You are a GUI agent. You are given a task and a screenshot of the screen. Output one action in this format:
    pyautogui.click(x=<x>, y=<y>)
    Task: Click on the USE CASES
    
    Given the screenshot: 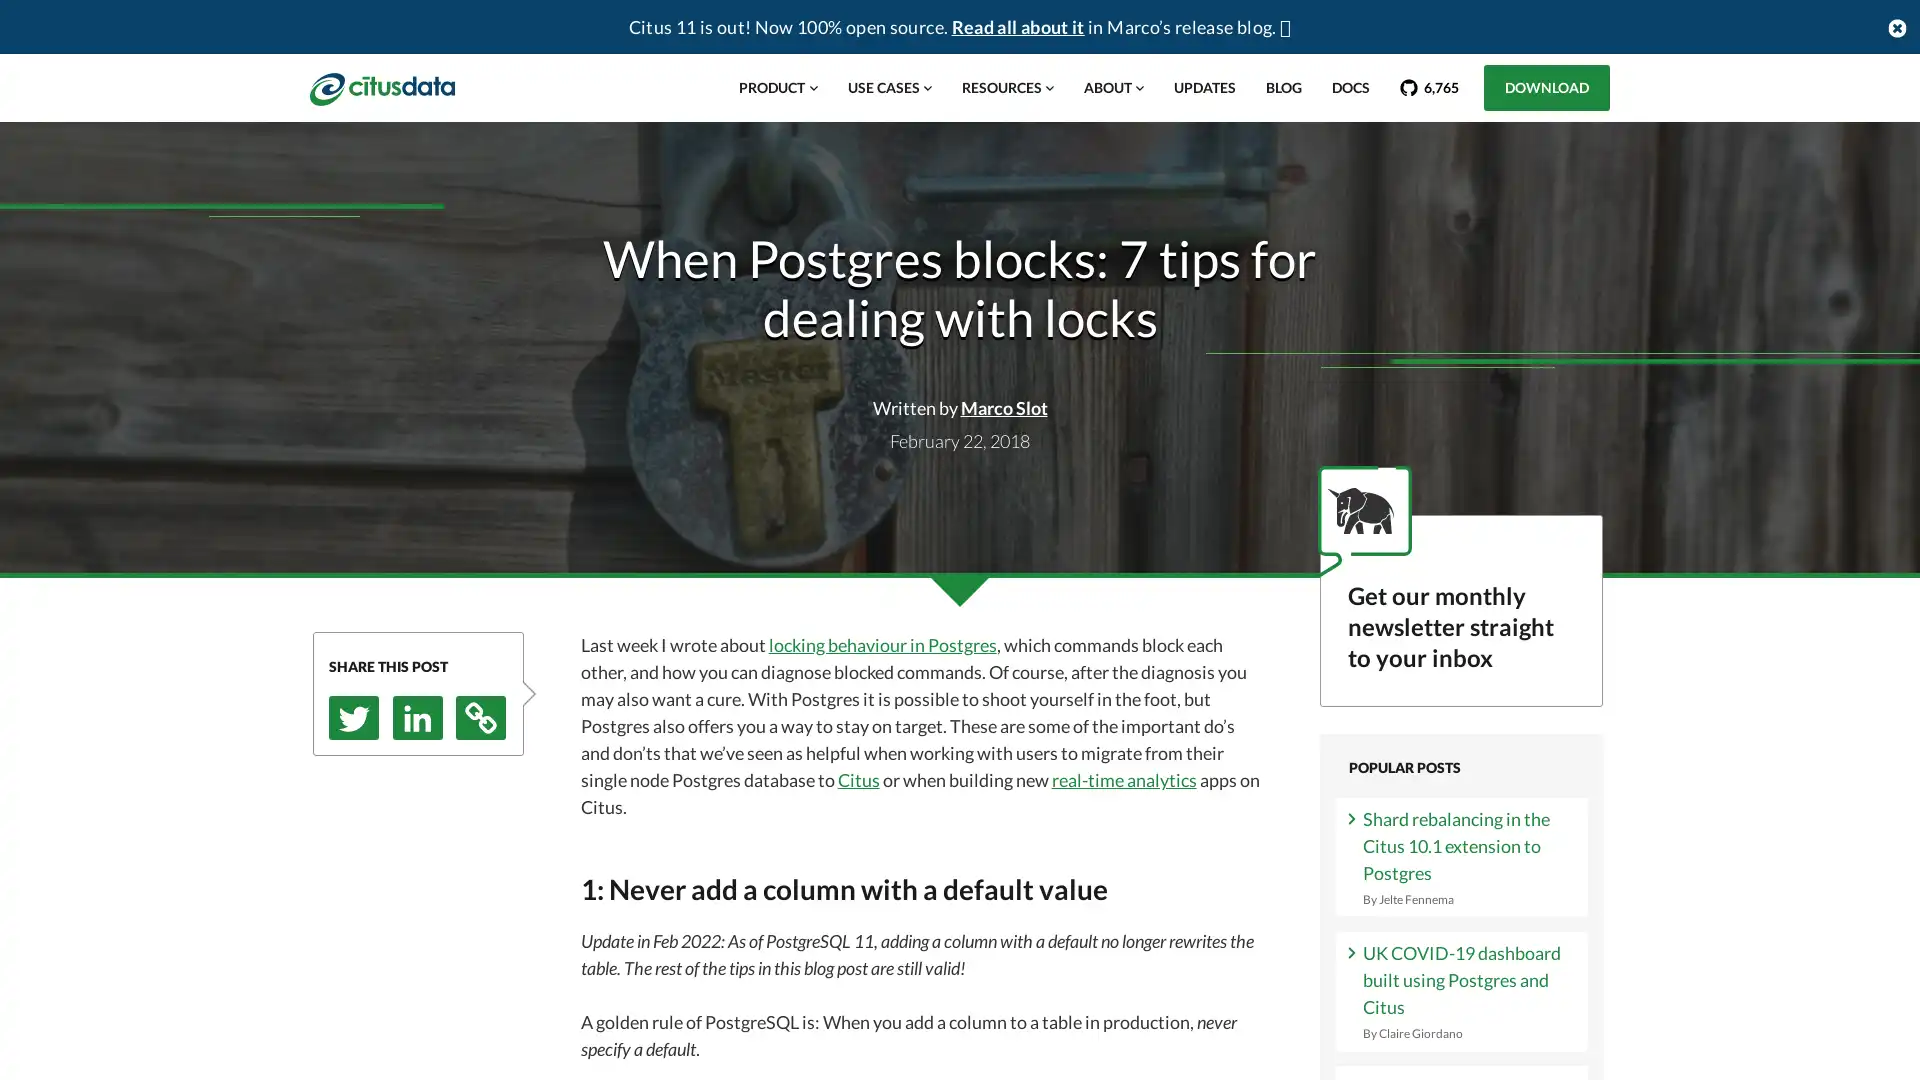 What is the action you would take?
    pyautogui.click(x=887, y=87)
    